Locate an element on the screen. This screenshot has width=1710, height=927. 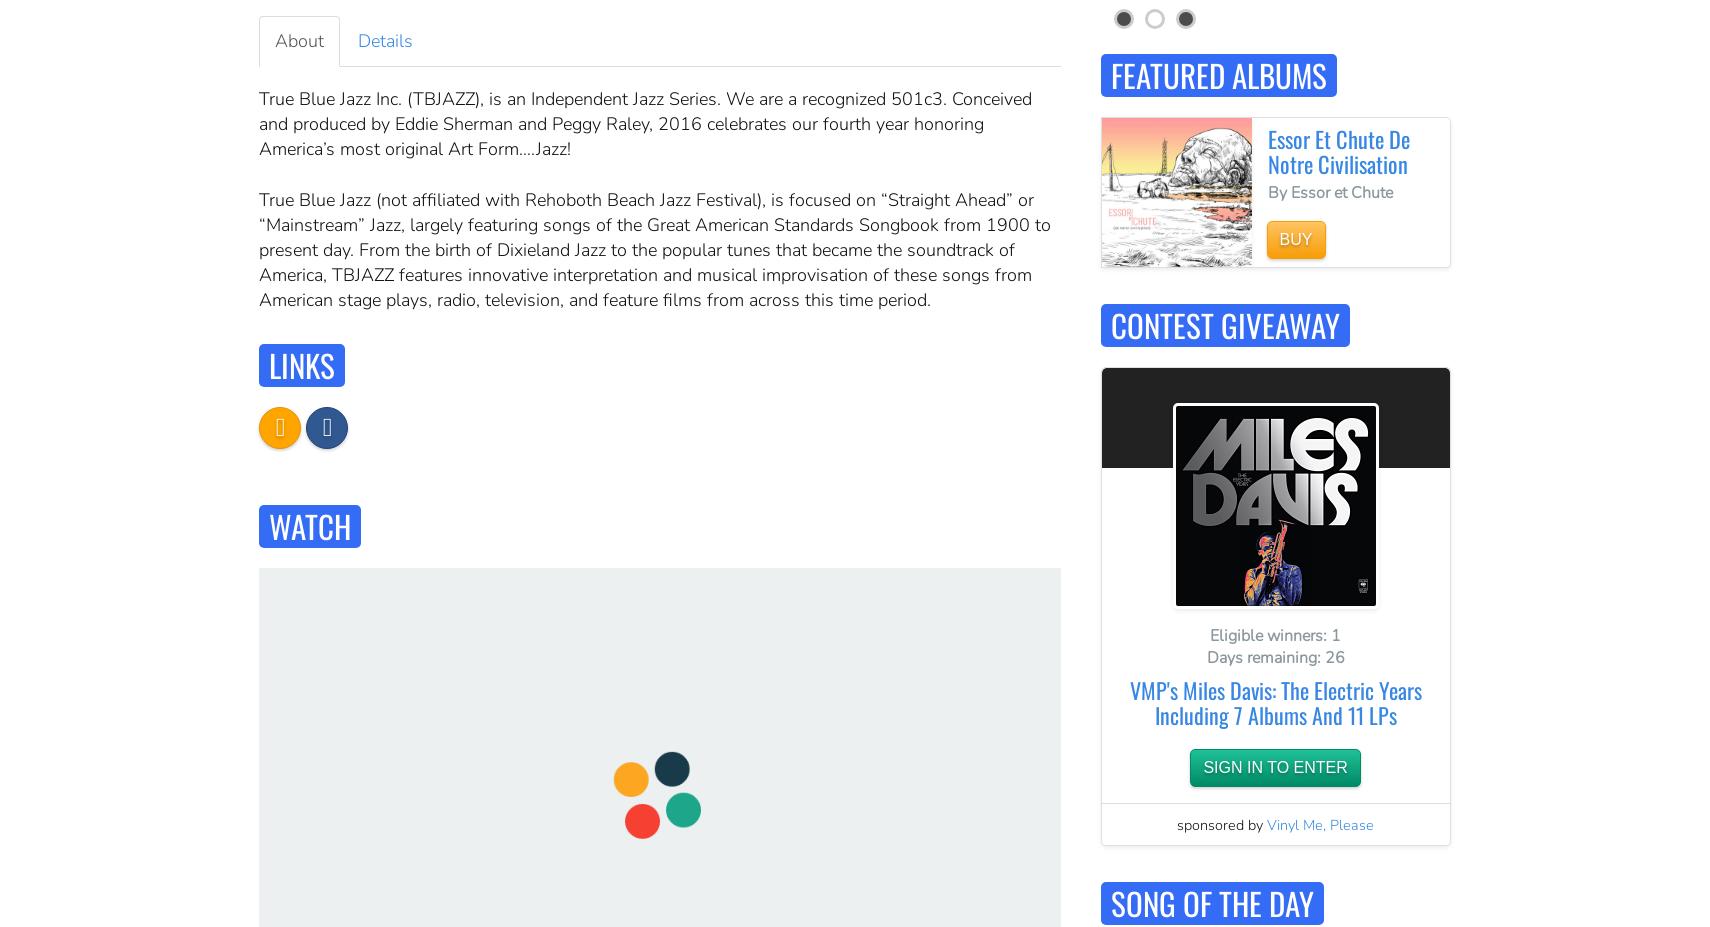
'Vinyl Me, Please' is located at coordinates (1265, 824).